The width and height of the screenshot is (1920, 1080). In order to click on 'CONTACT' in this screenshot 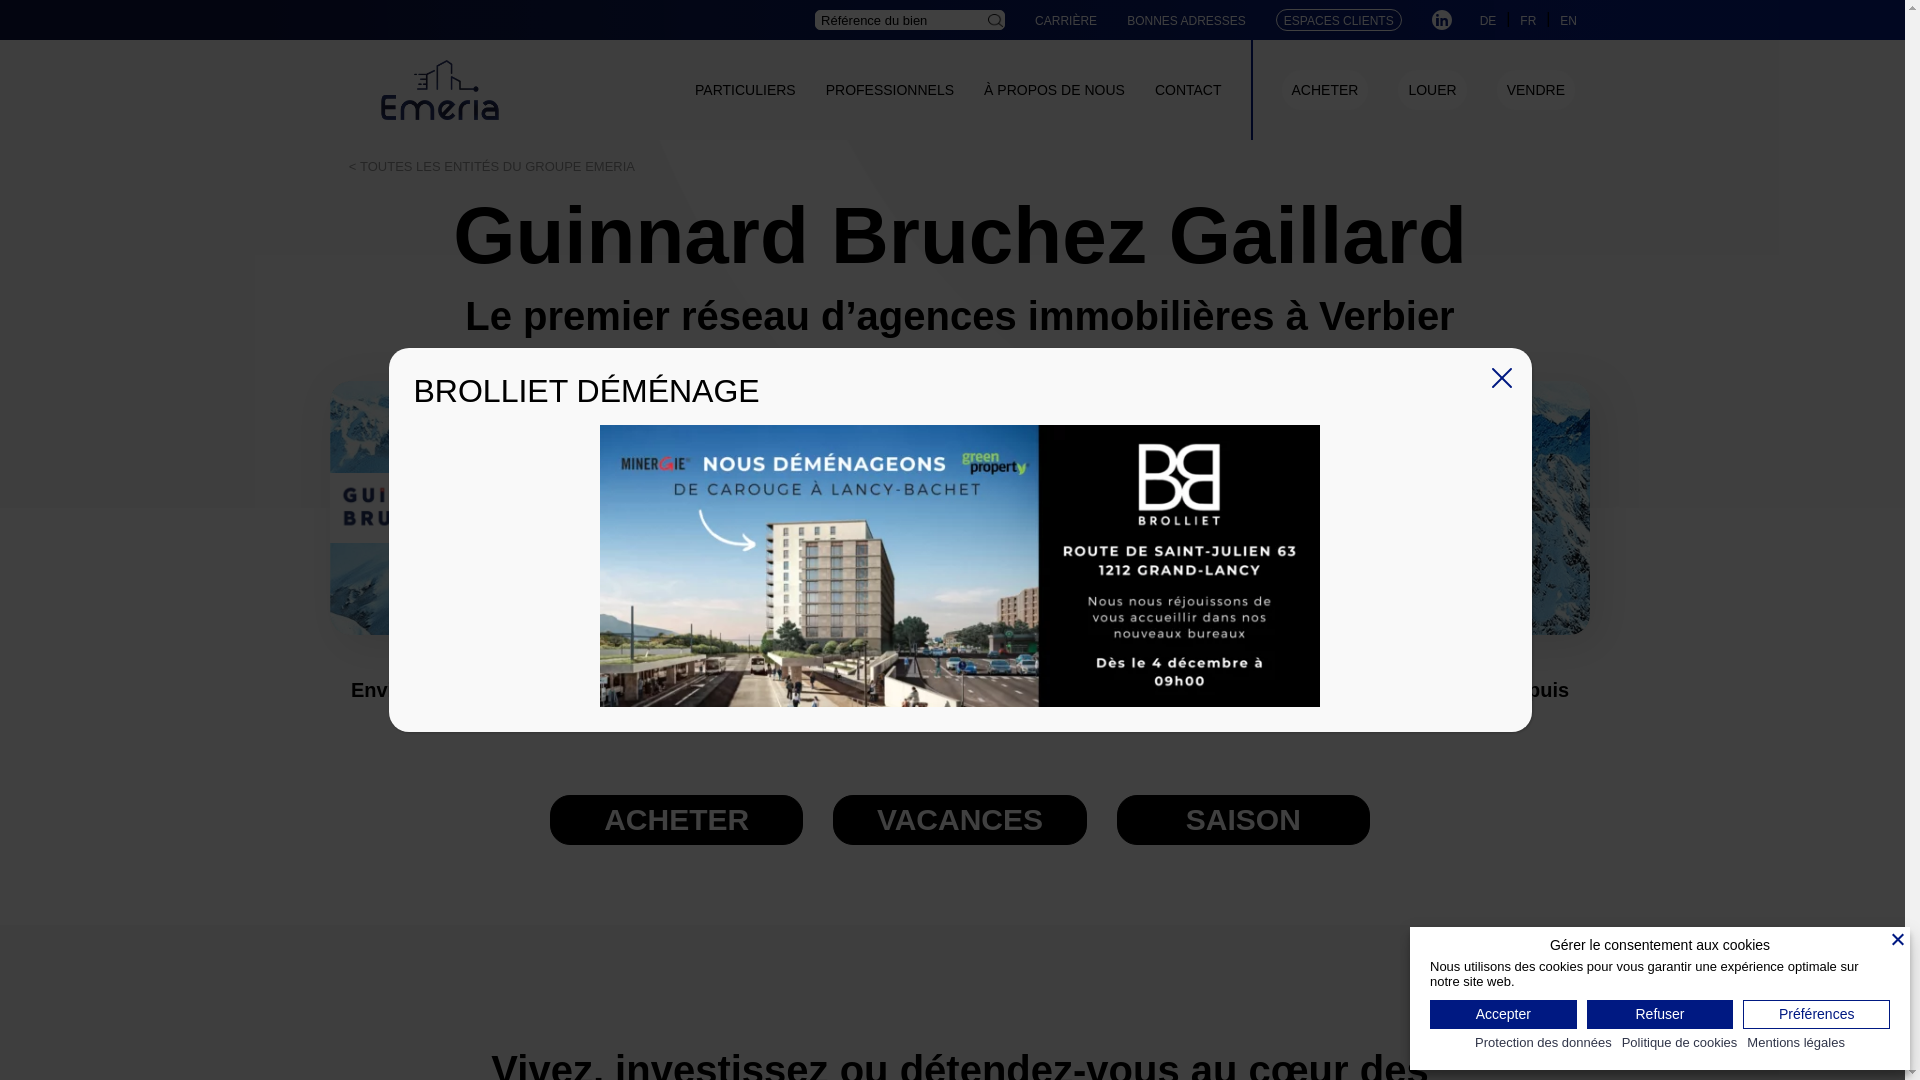, I will do `click(1188, 88)`.